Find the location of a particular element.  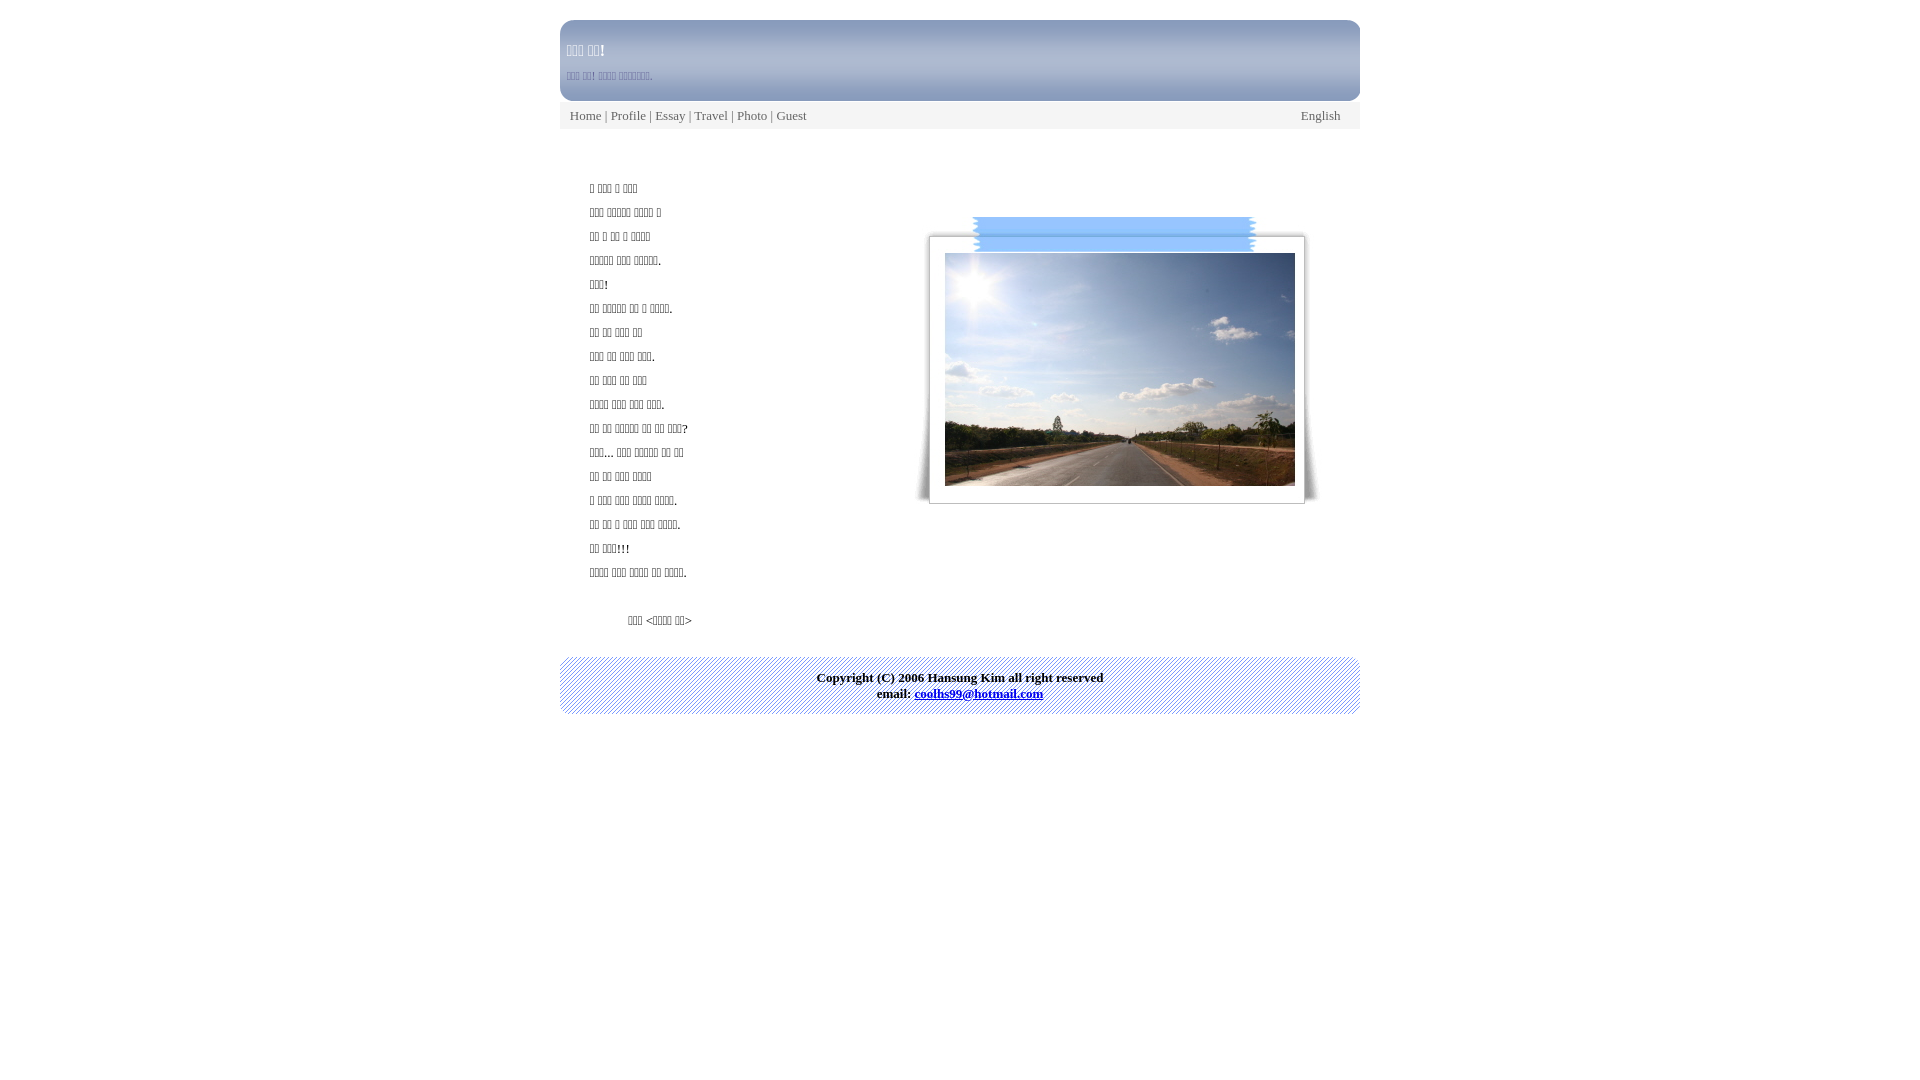

'Guest' is located at coordinates (790, 115).